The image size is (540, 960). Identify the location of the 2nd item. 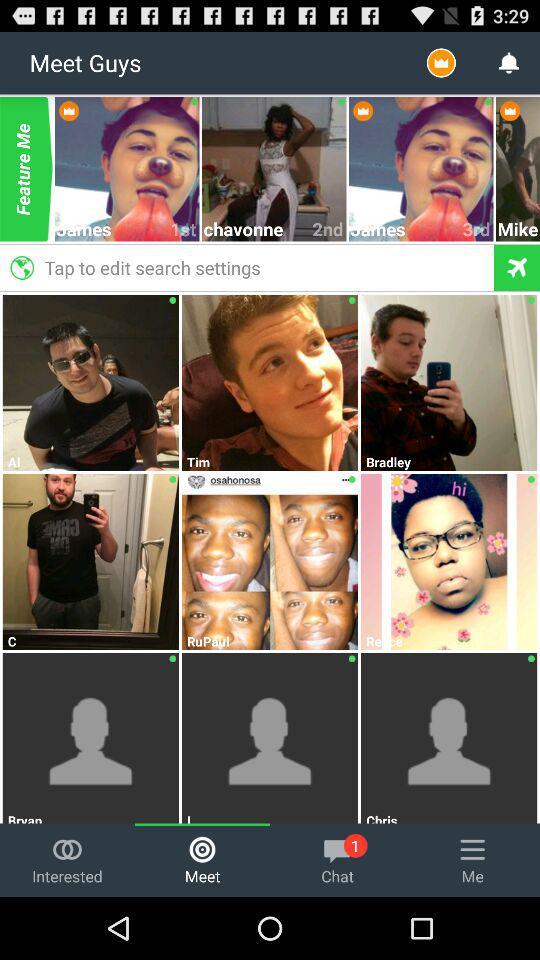
(328, 229).